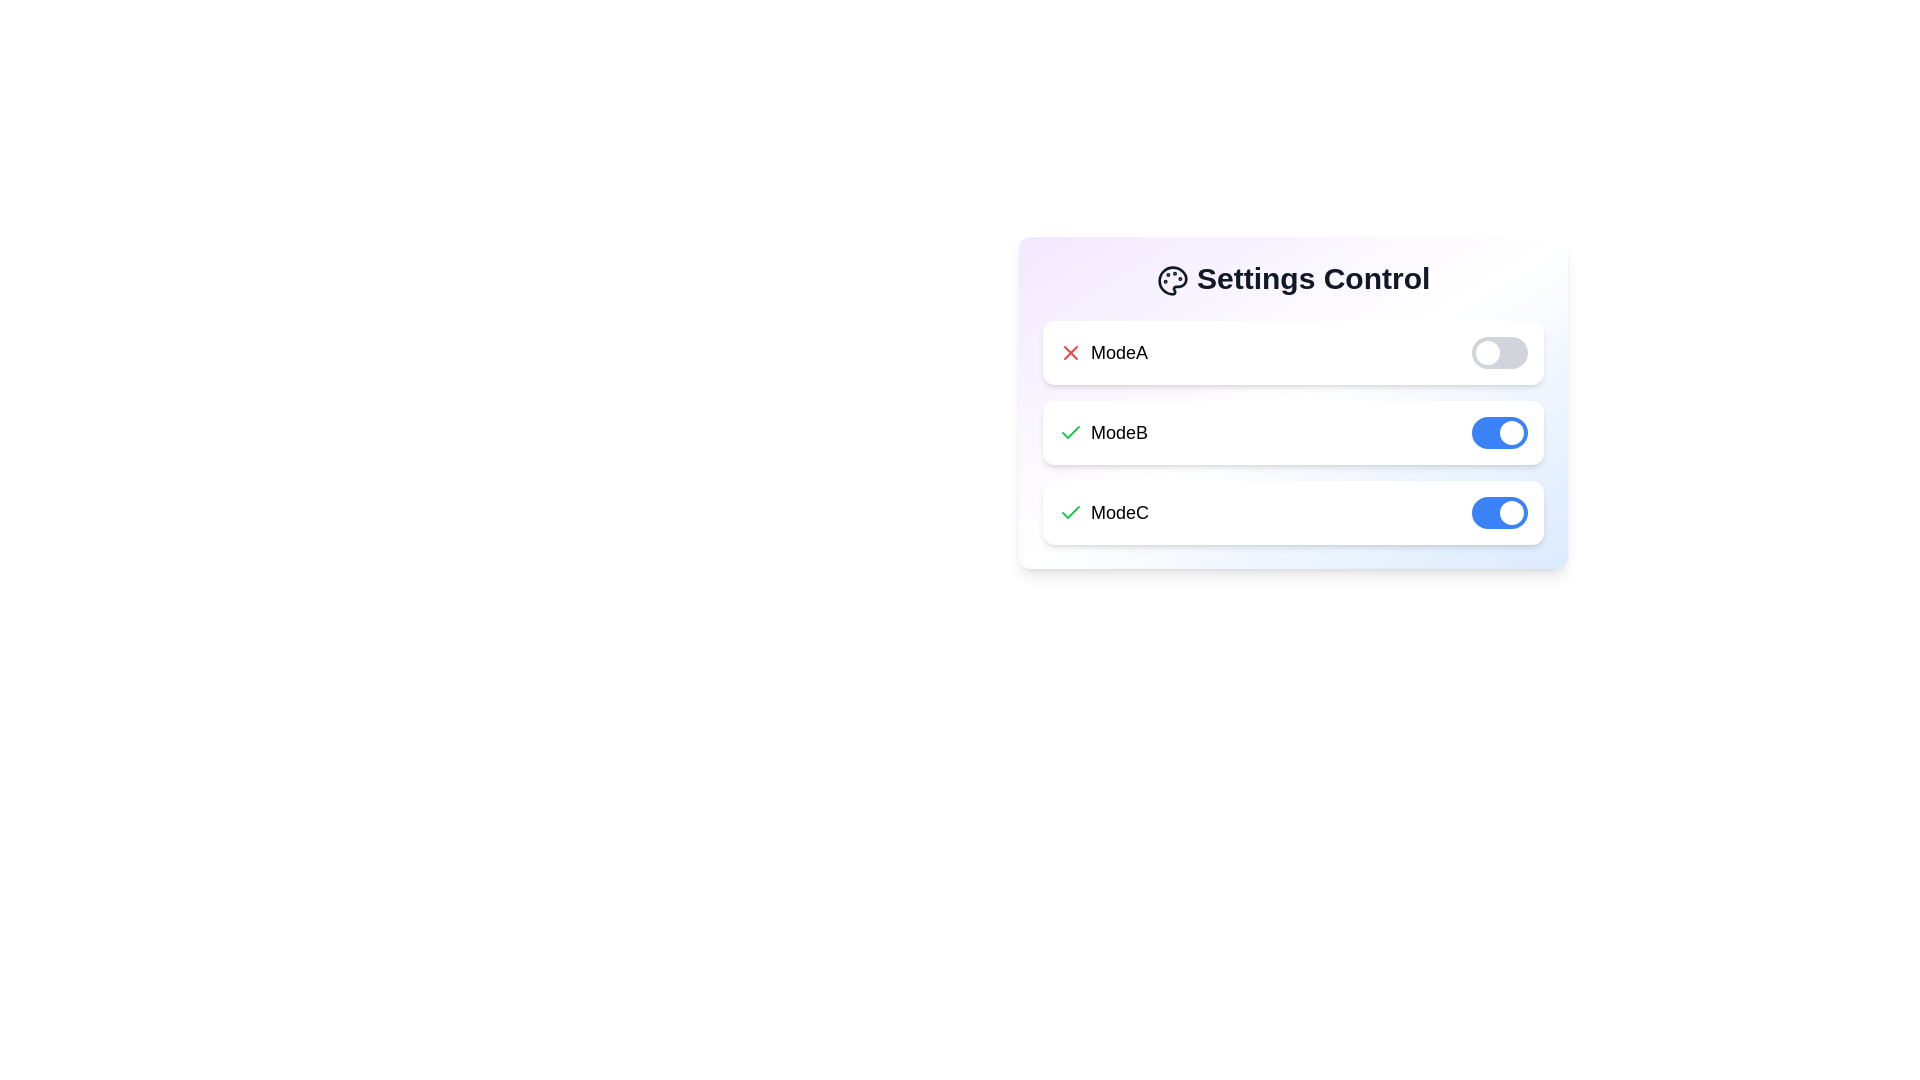 The width and height of the screenshot is (1920, 1080). I want to click on the 'ModeA' Settings Item with Toggle Switch, so click(1293, 352).